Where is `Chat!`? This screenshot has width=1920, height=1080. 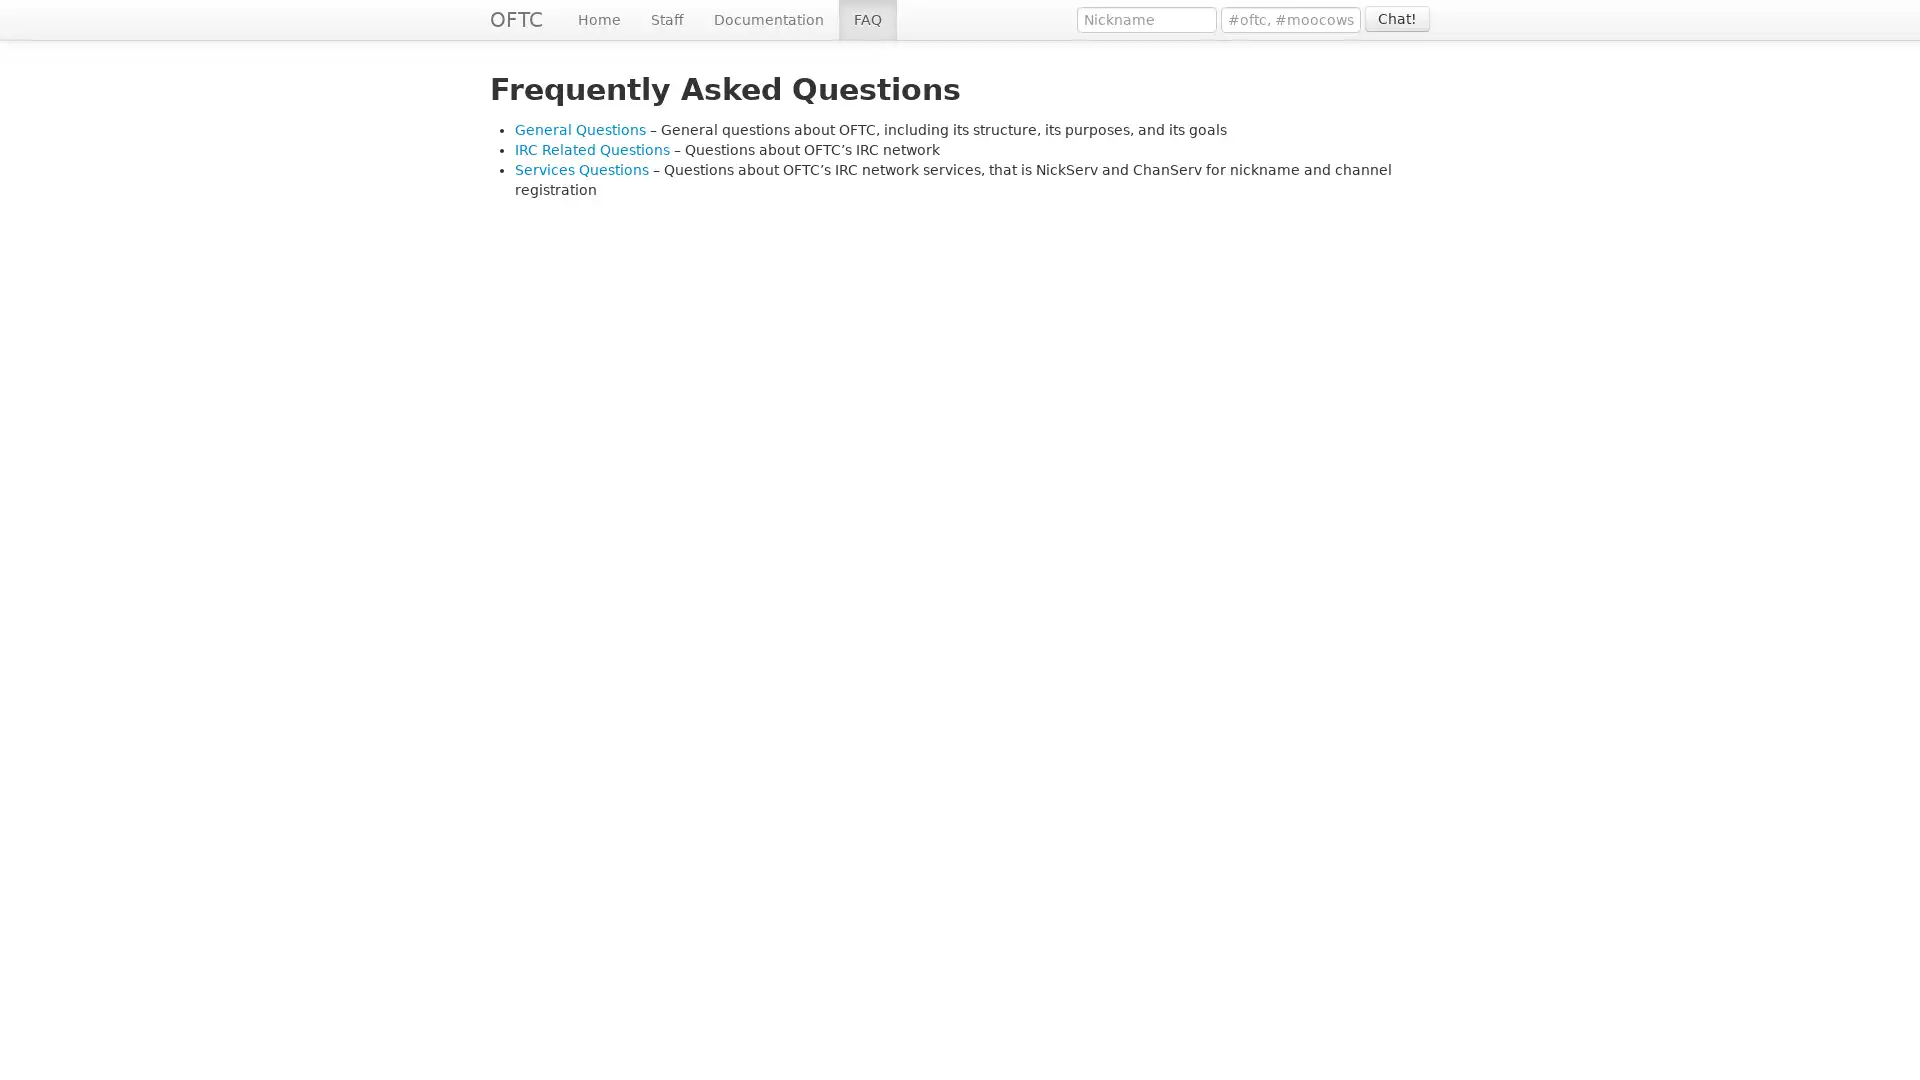
Chat! is located at coordinates (1396, 19).